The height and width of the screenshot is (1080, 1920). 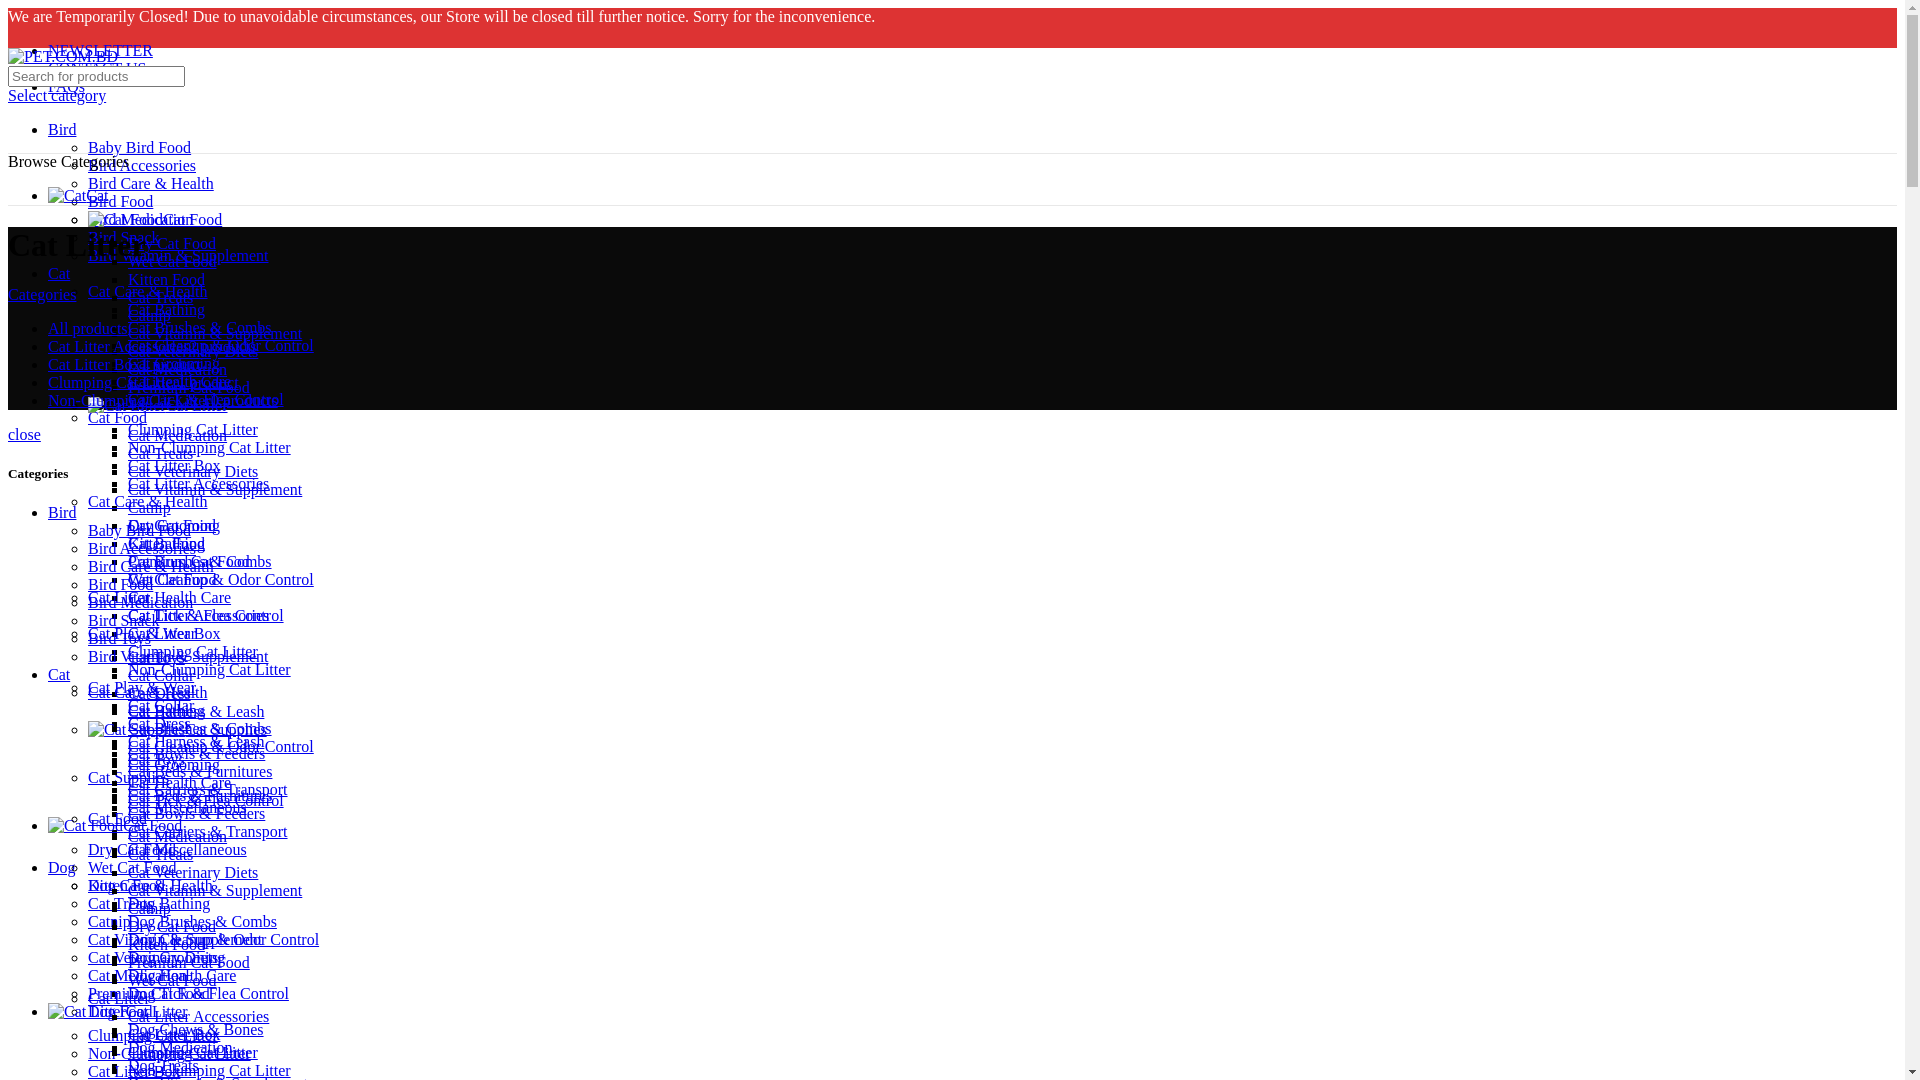 I want to click on 'Cat Play & Wear', so click(x=141, y=686).